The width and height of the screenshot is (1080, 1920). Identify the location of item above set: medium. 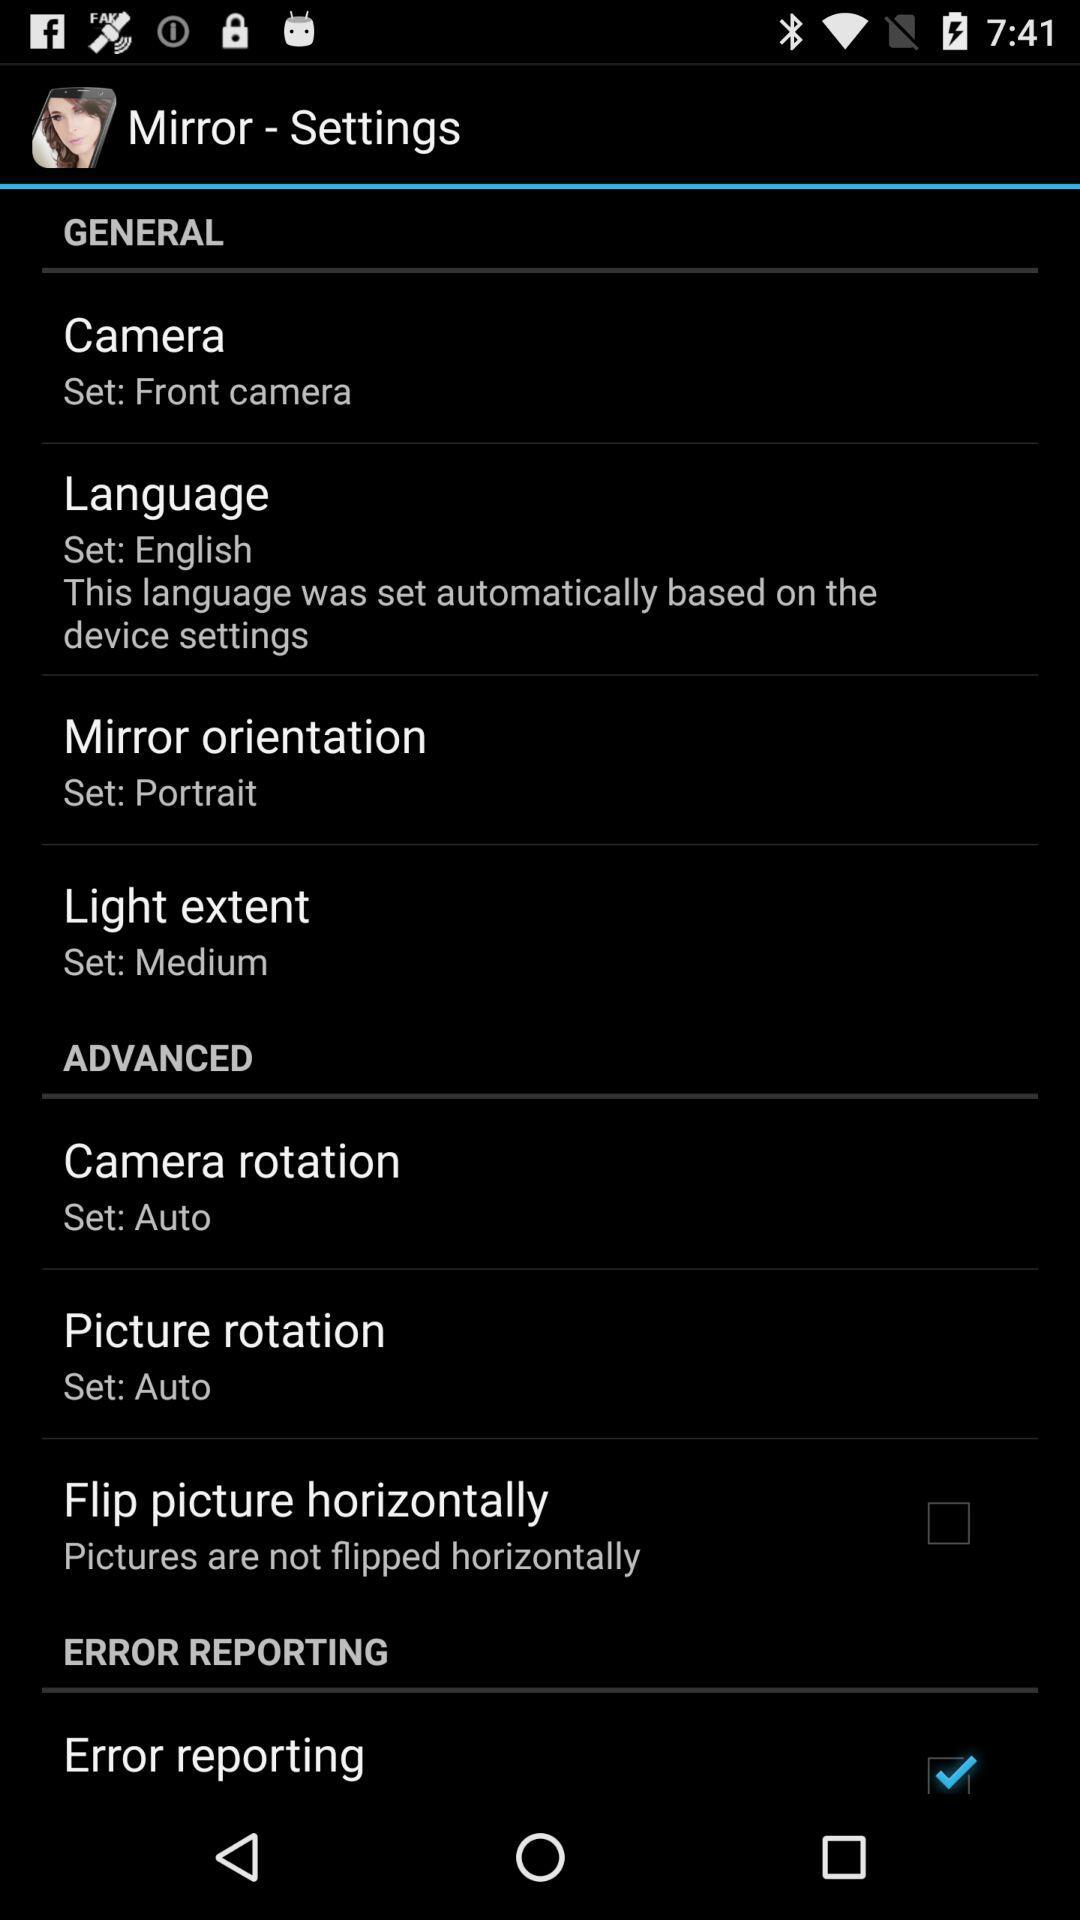
(186, 903).